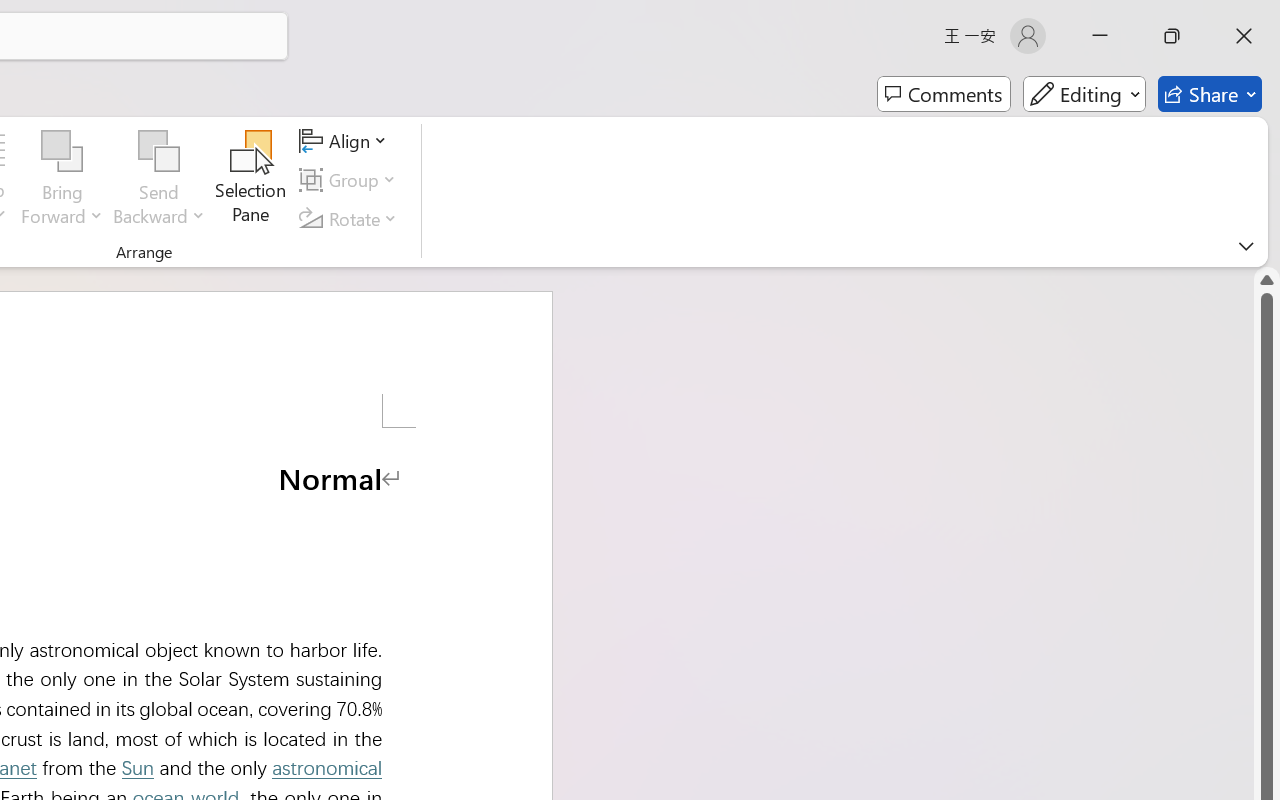 This screenshot has width=1280, height=800. I want to click on 'Bring Forward', so click(62, 151).